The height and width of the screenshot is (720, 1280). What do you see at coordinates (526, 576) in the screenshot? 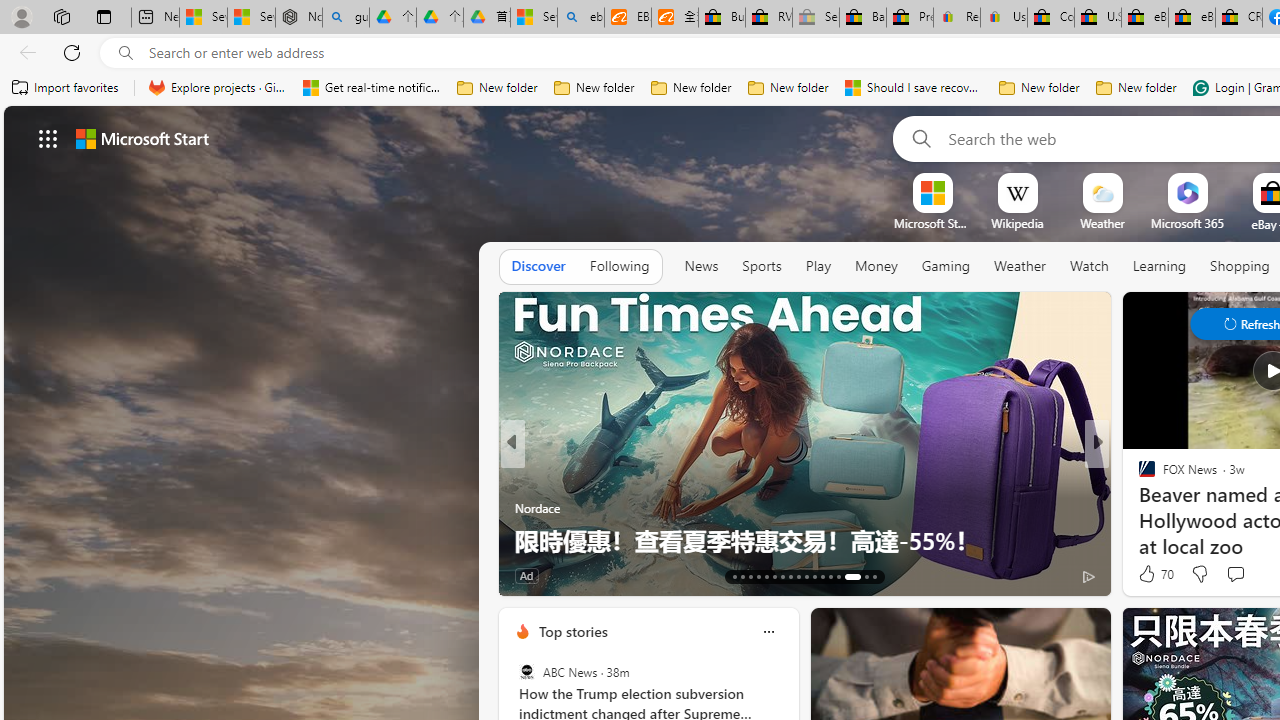
I see `'Ad'` at bounding box center [526, 576].